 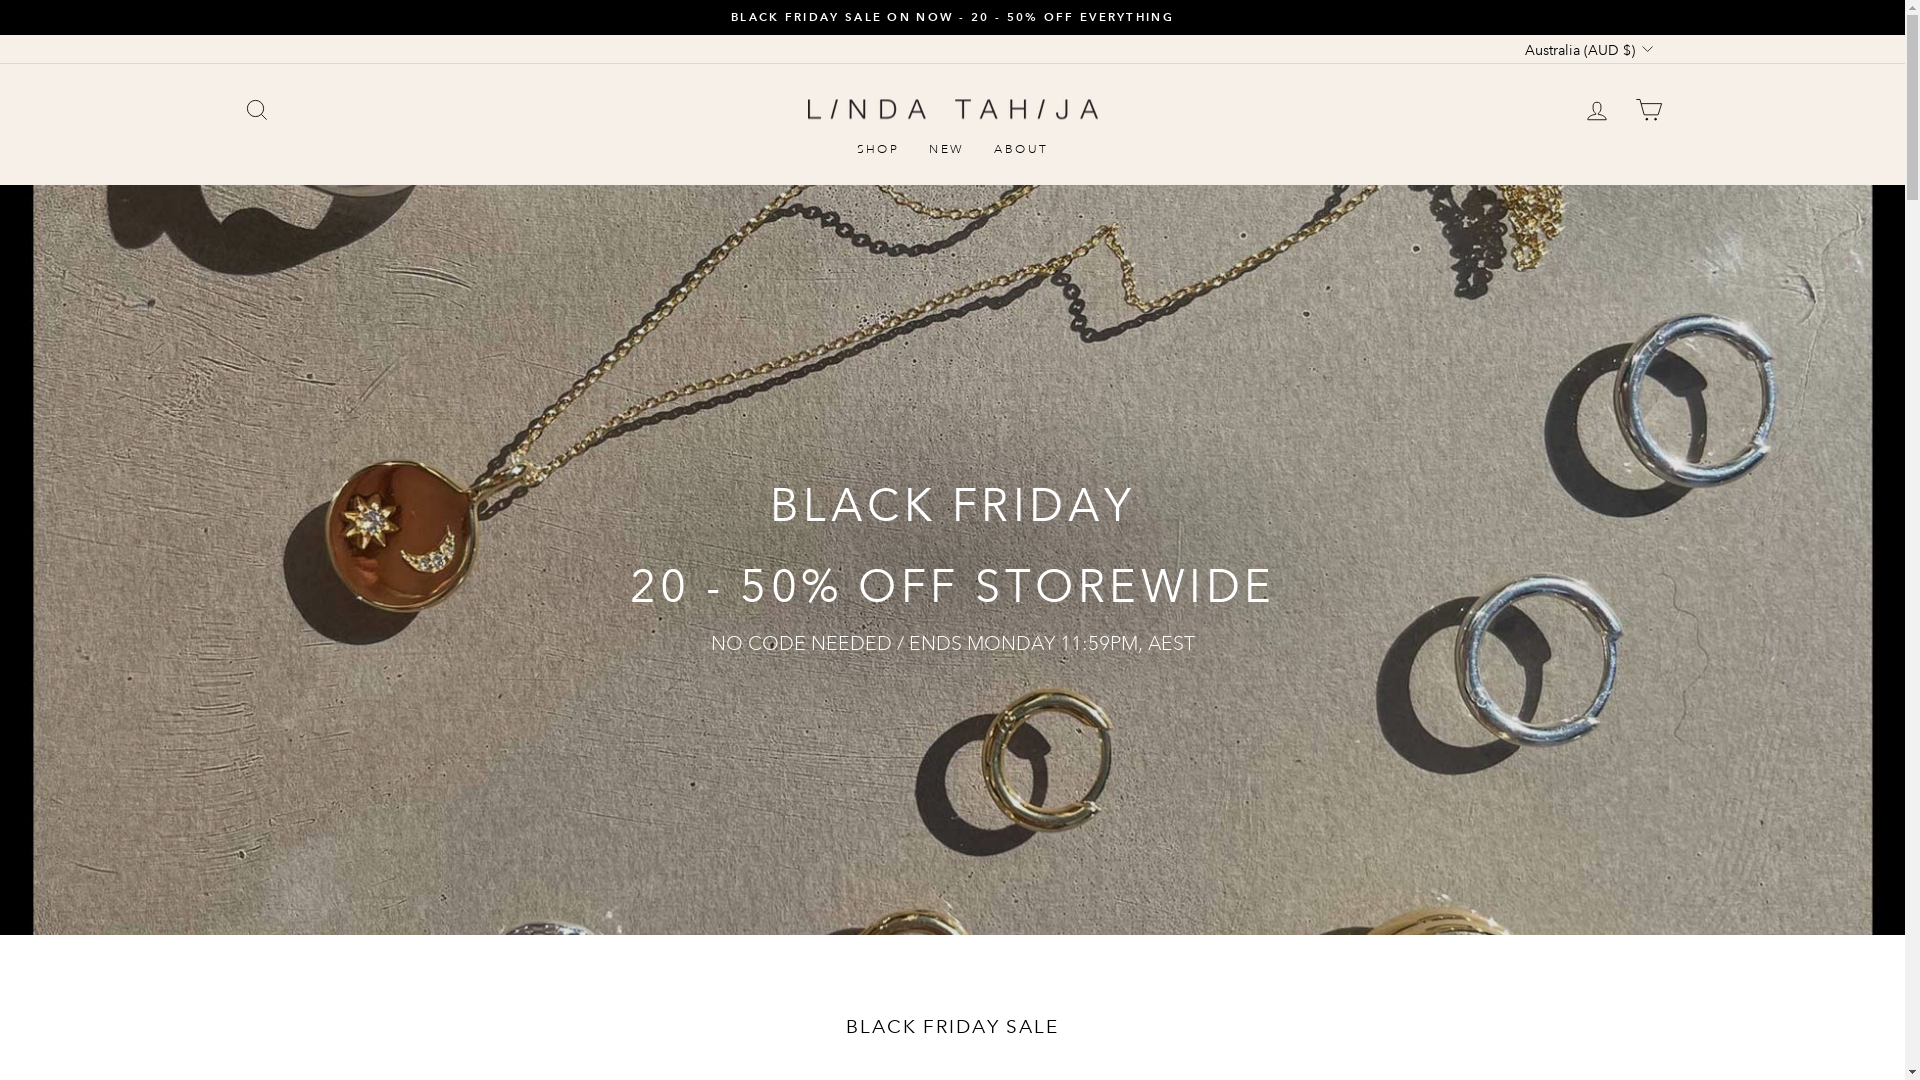 What do you see at coordinates (1585, 48) in the screenshot?
I see `'Australia (AUD $)'` at bounding box center [1585, 48].